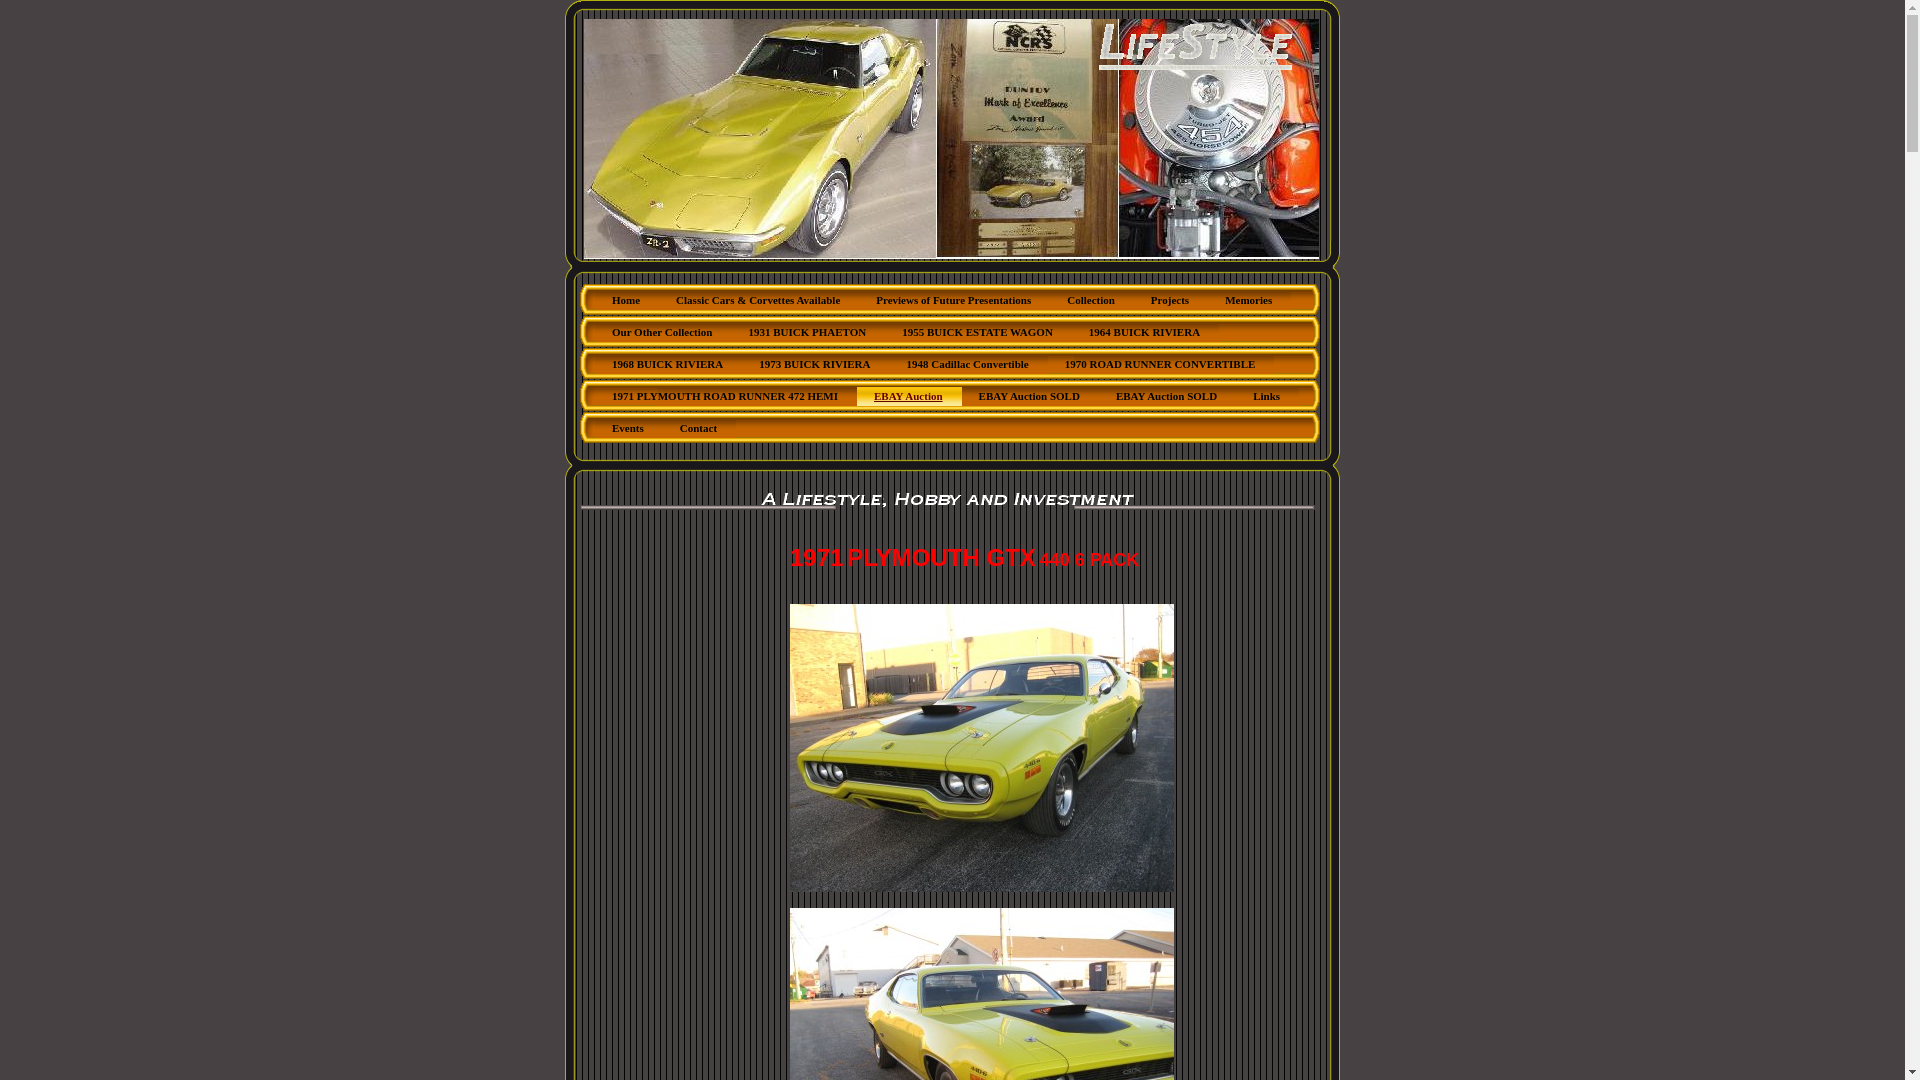  Describe the element at coordinates (699, 428) in the screenshot. I see `'Contact'` at that location.